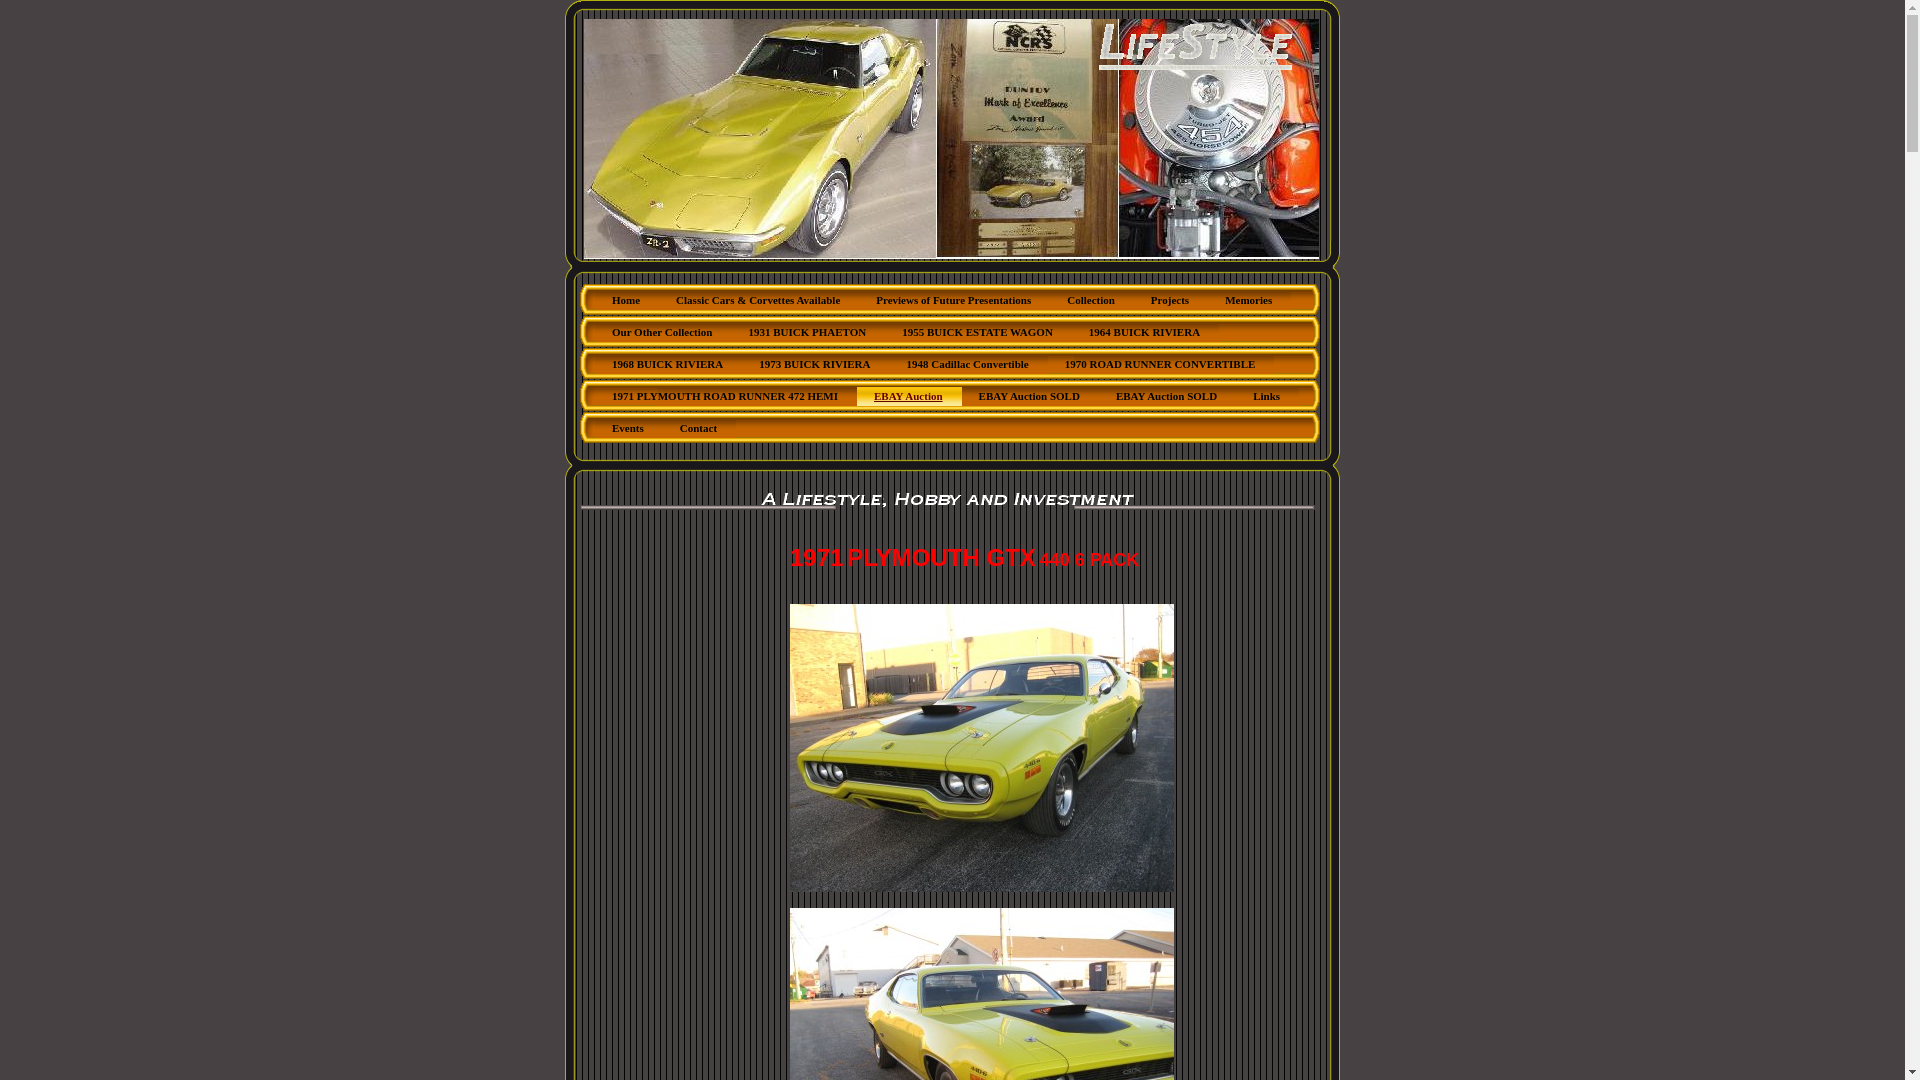  Describe the element at coordinates (699, 428) in the screenshot. I see `'Contact'` at that location.